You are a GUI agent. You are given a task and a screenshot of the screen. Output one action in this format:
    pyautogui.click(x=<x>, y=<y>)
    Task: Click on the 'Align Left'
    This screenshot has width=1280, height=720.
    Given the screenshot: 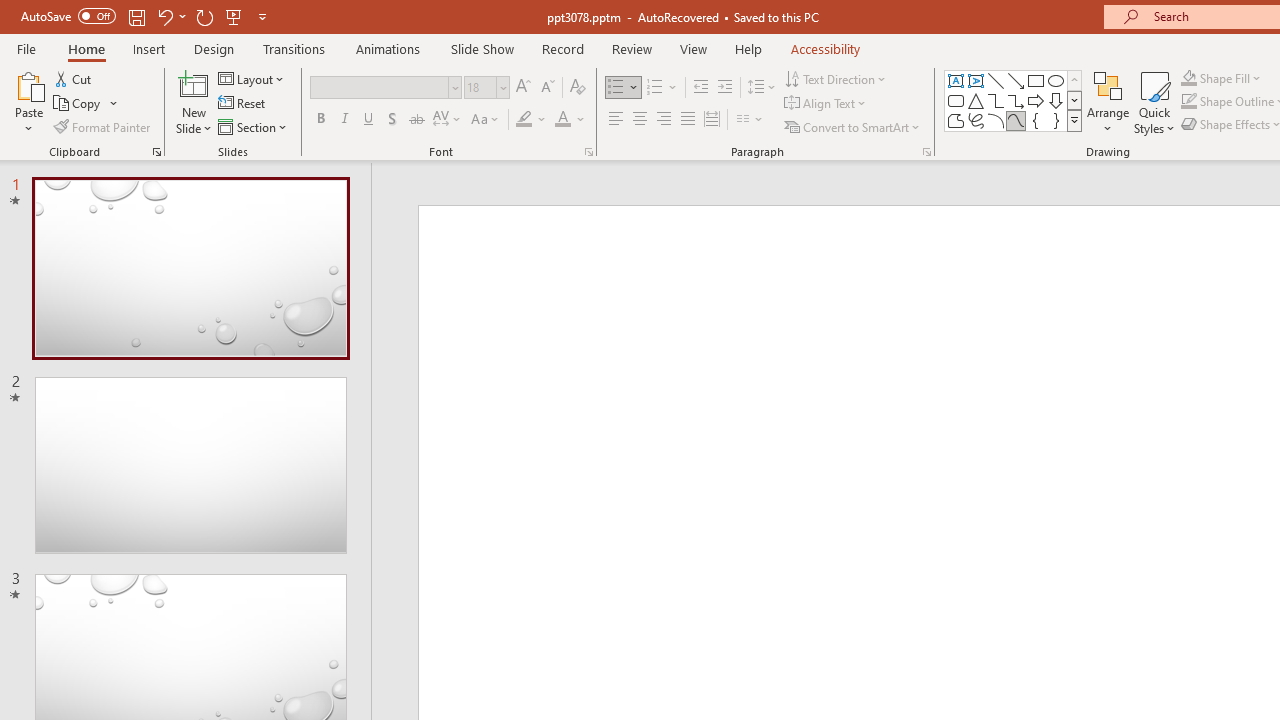 What is the action you would take?
    pyautogui.click(x=615, y=119)
    